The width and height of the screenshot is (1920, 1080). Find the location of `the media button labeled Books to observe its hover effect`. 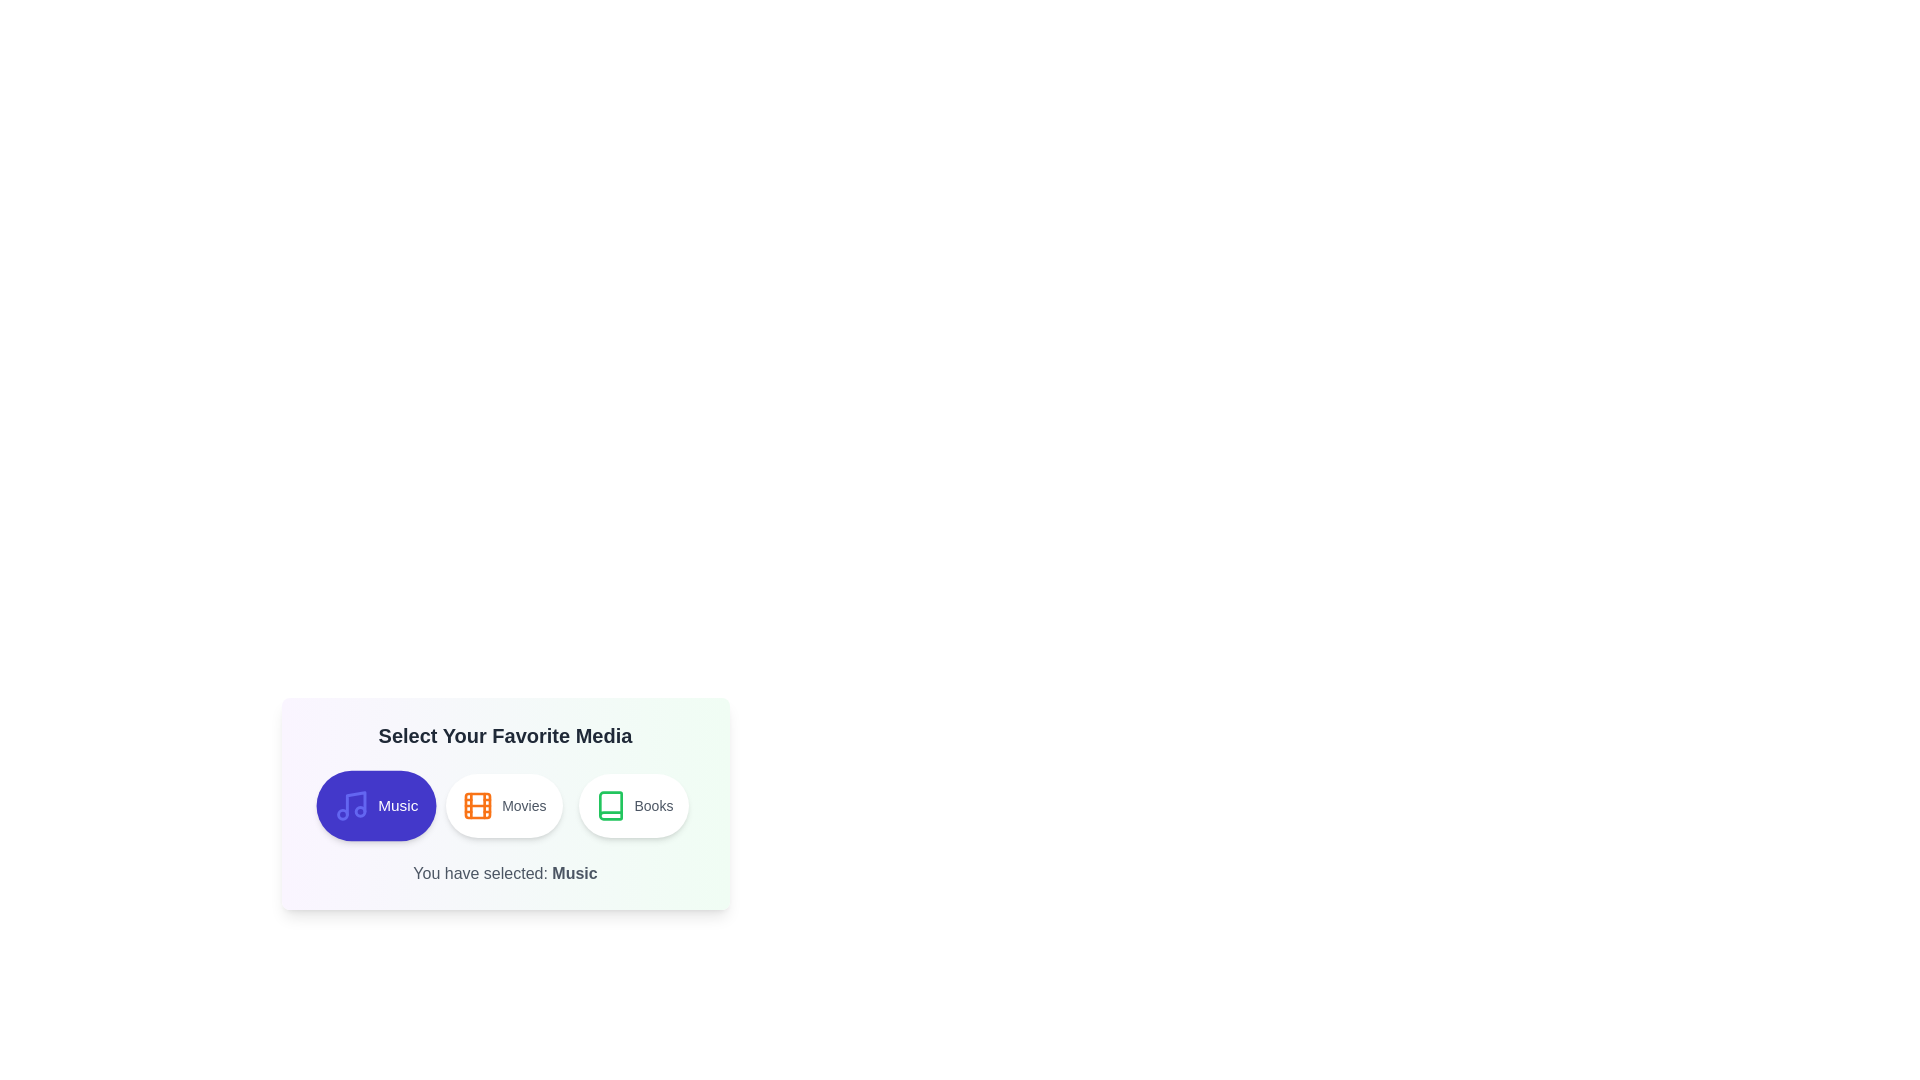

the media button labeled Books to observe its hover effect is located at coordinates (632, 805).